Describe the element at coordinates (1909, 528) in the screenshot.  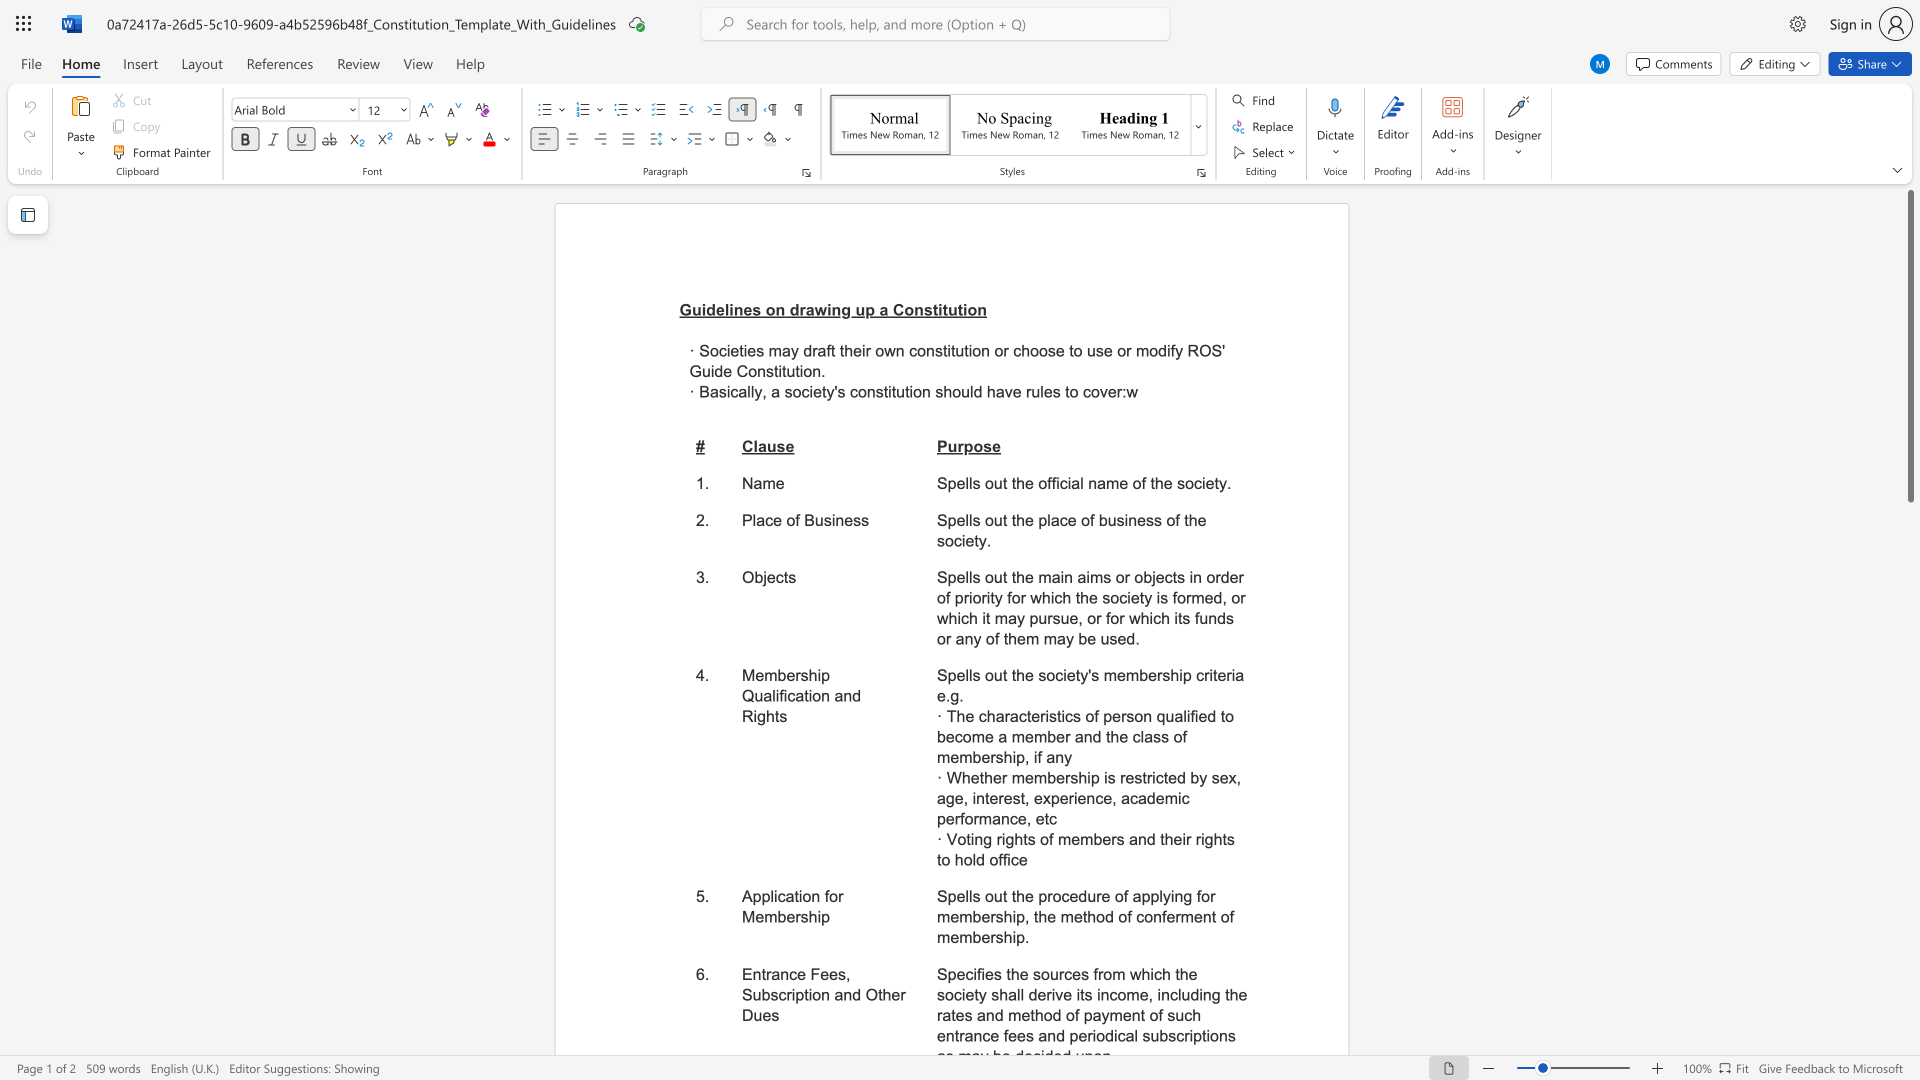
I see `the scrollbar to move the view down` at that location.